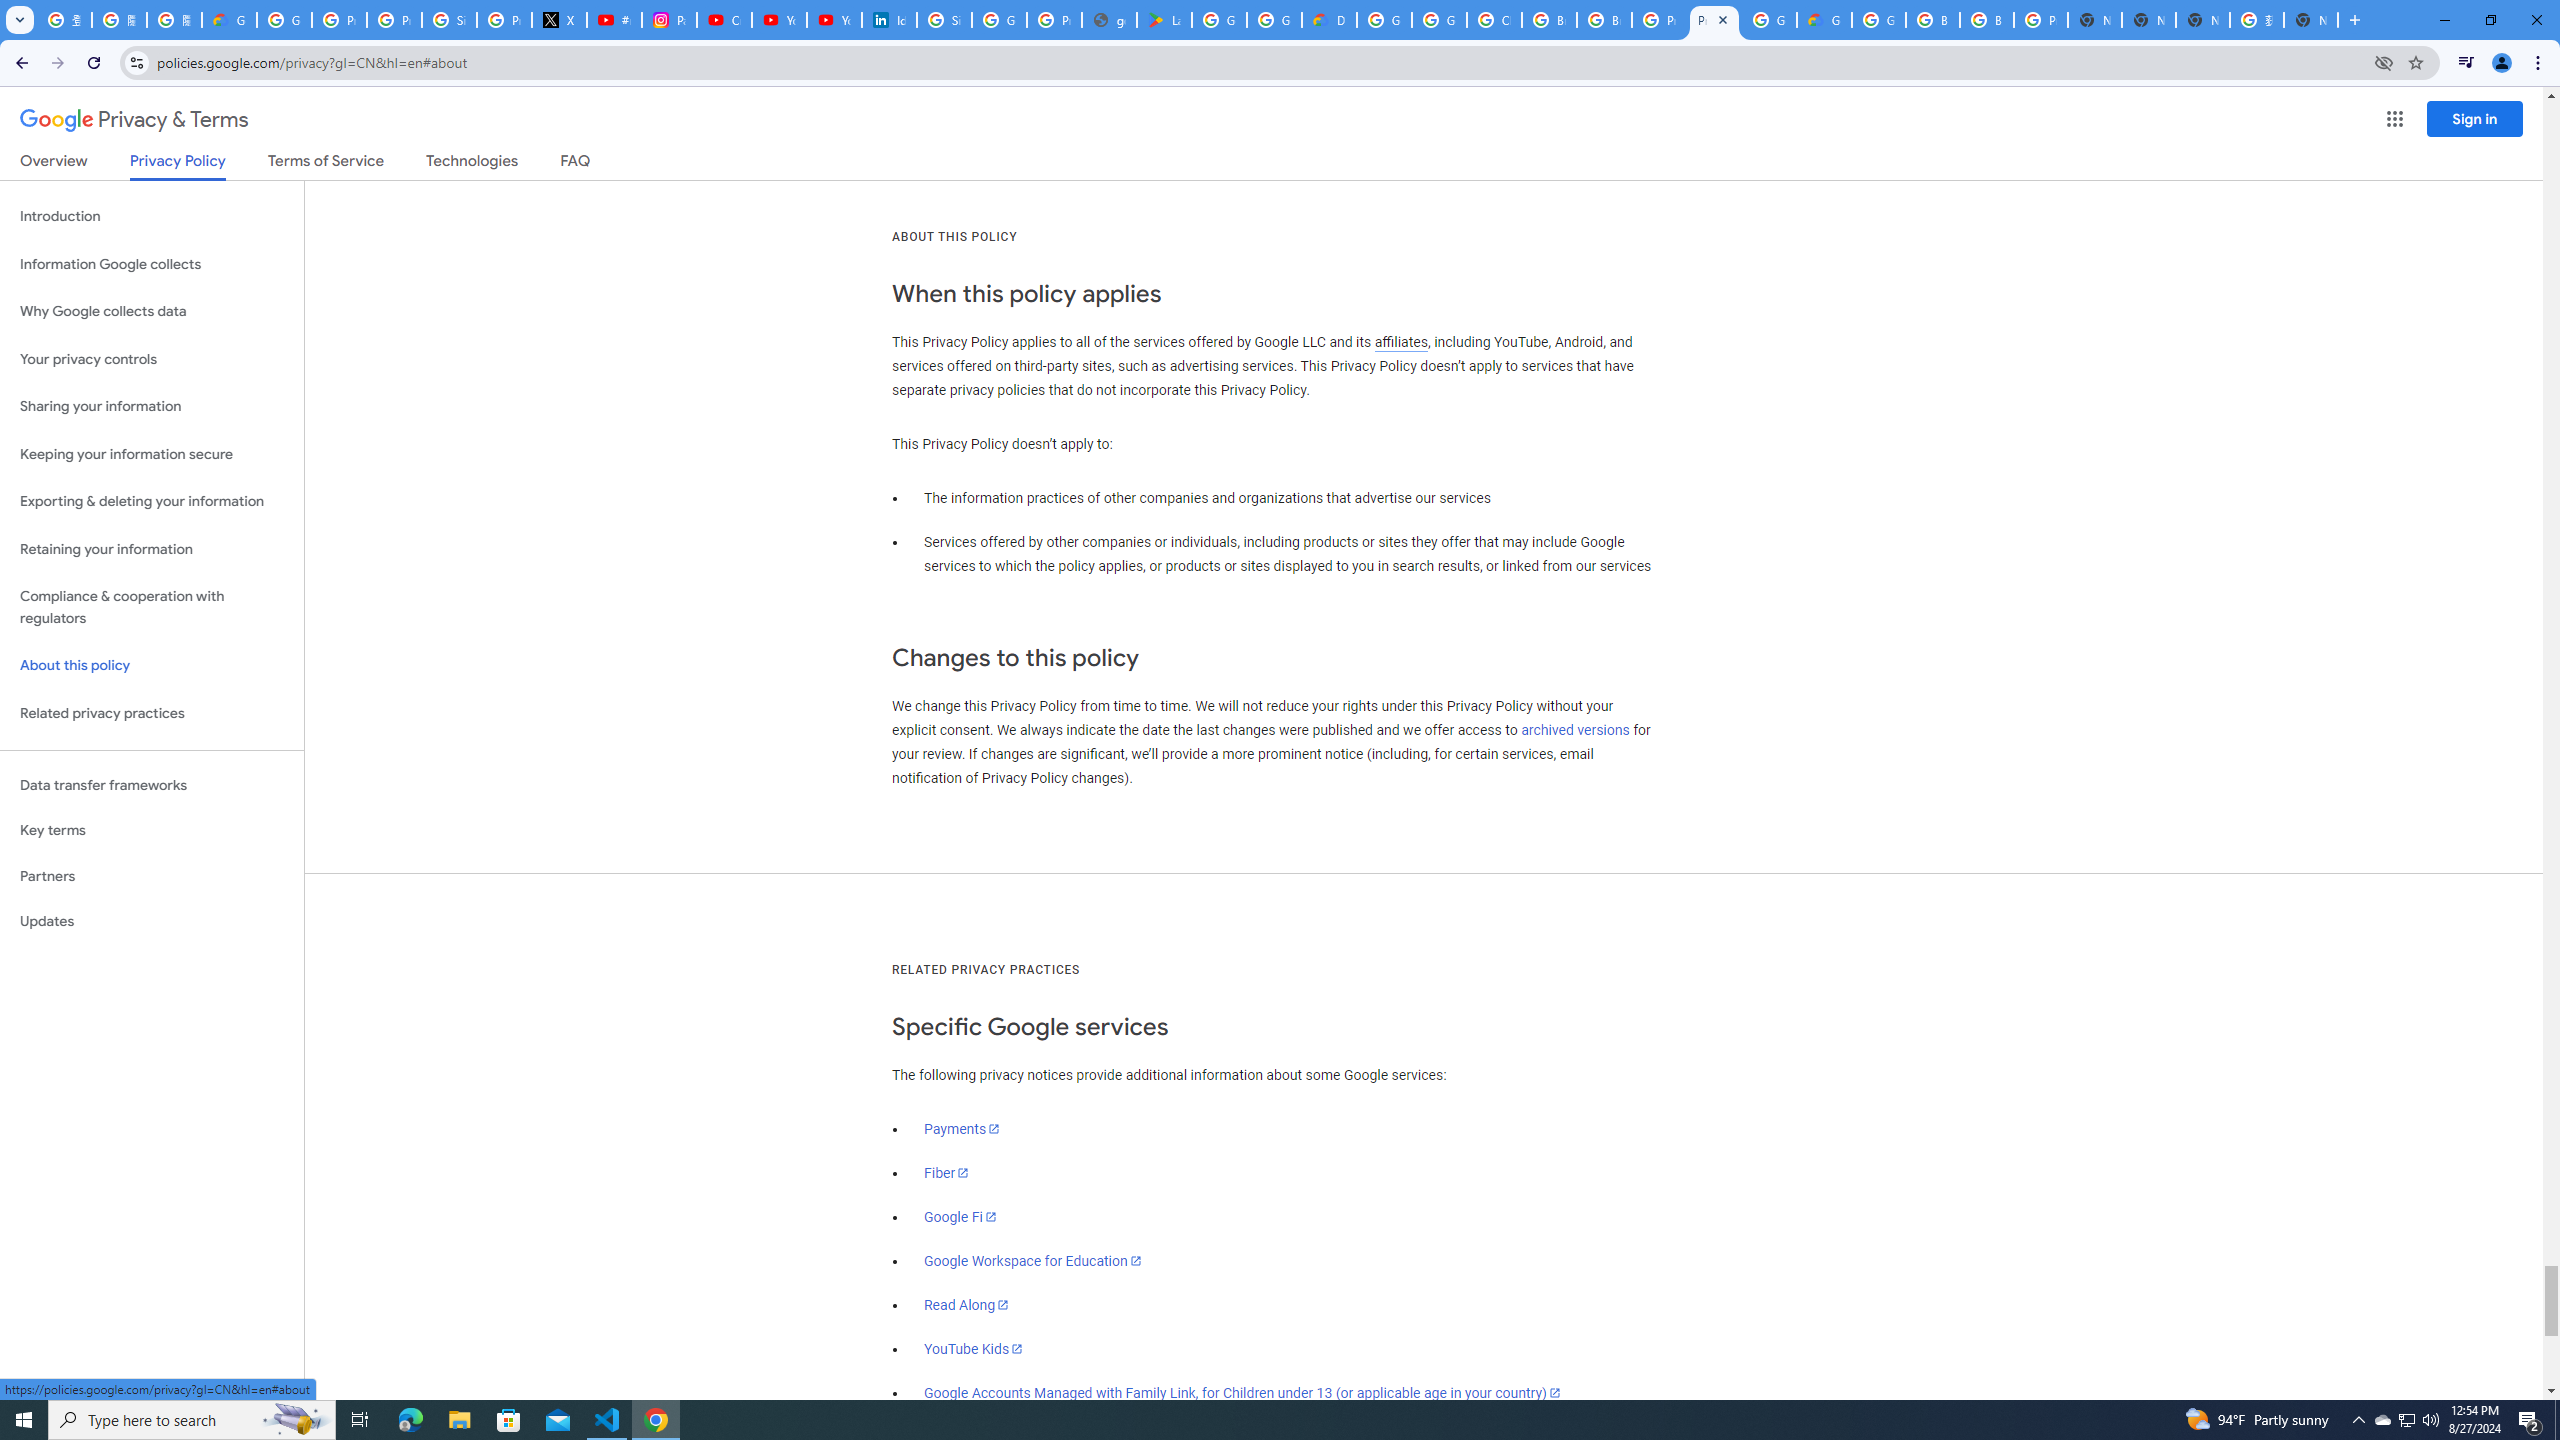  What do you see at coordinates (1031, 1260) in the screenshot?
I see `'Google Workspace for Education'` at bounding box center [1031, 1260].